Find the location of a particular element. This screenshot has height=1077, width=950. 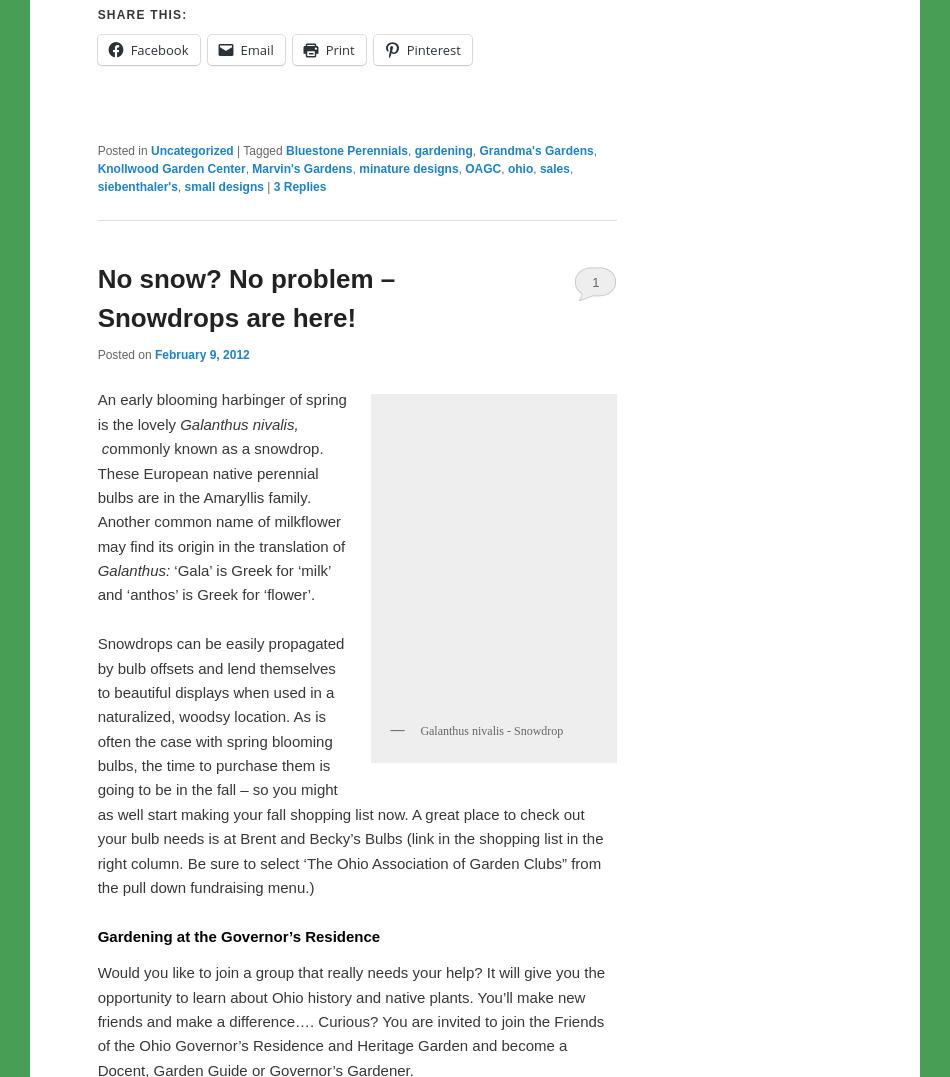

'small designs' is located at coordinates (223, 235).